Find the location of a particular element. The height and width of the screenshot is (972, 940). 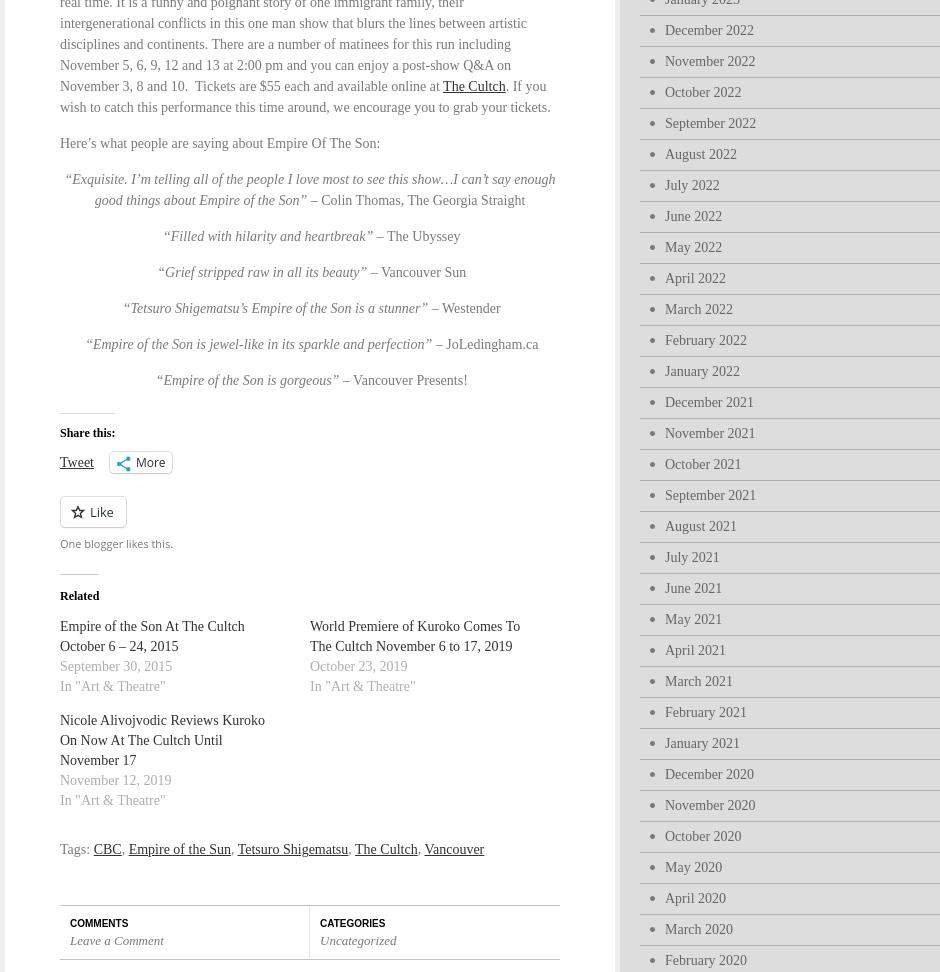

'Vancouver' is located at coordinates (453, 848).